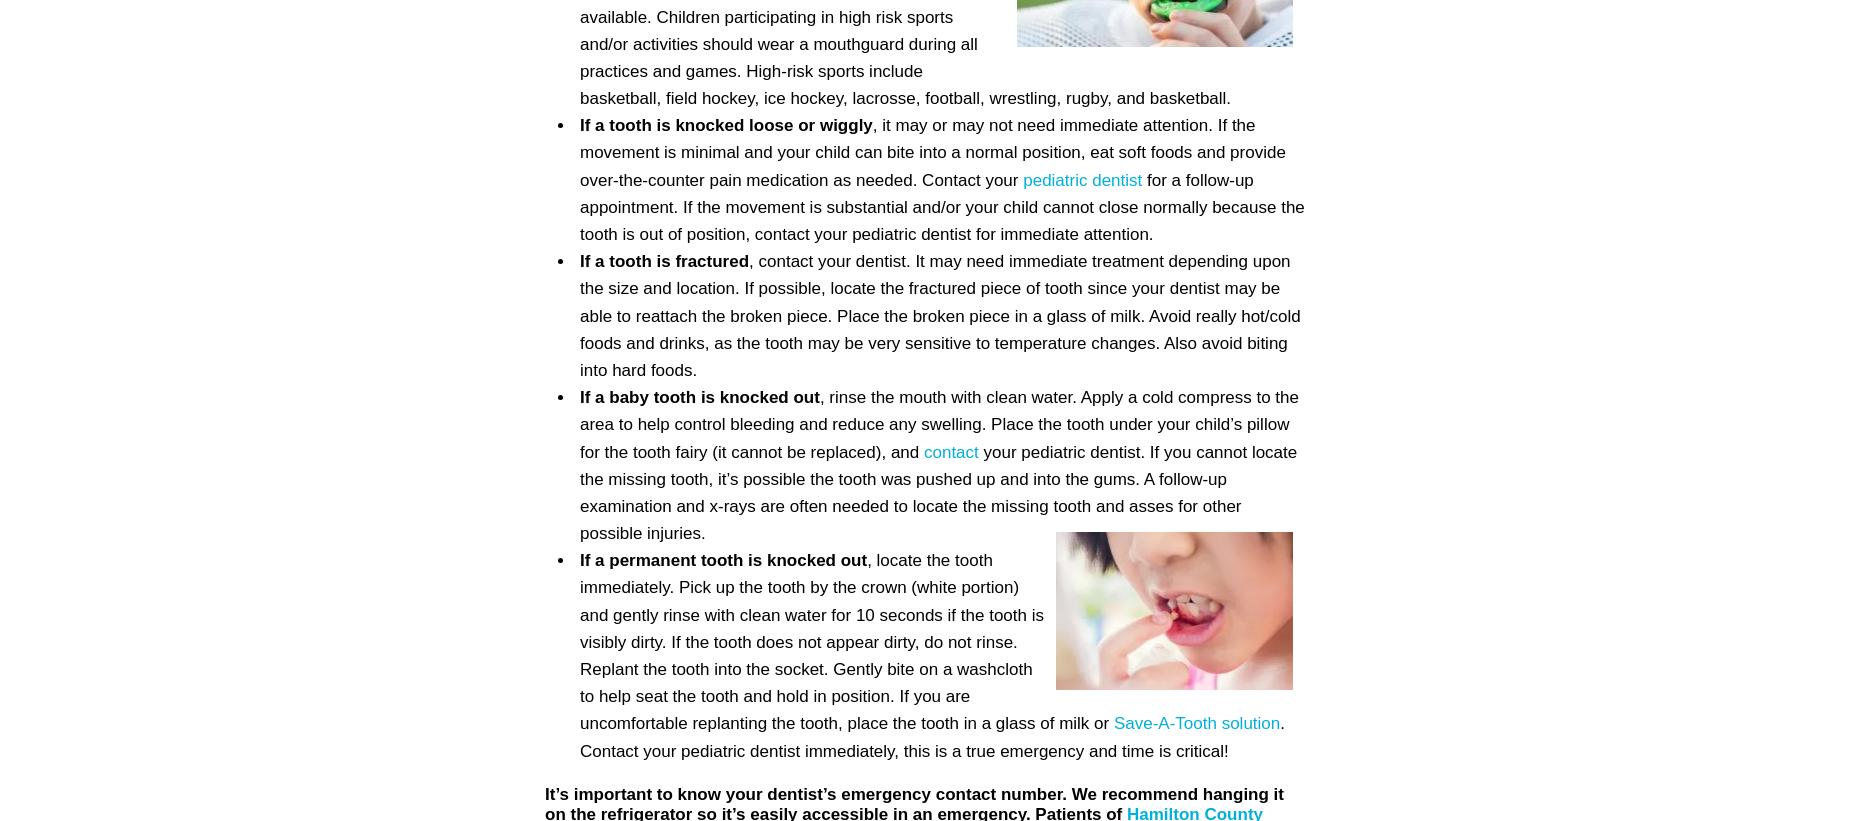 The image size is (1850, 821). I want to click on 'your pediatric dentist. If you cannot locate the missing tooth, it’s possible the tooth was pushed up and into the gums. A follow-up examination and x-rays are often needed to locate the missing tooth and asses for other possible injuries.', so click(937, 491).